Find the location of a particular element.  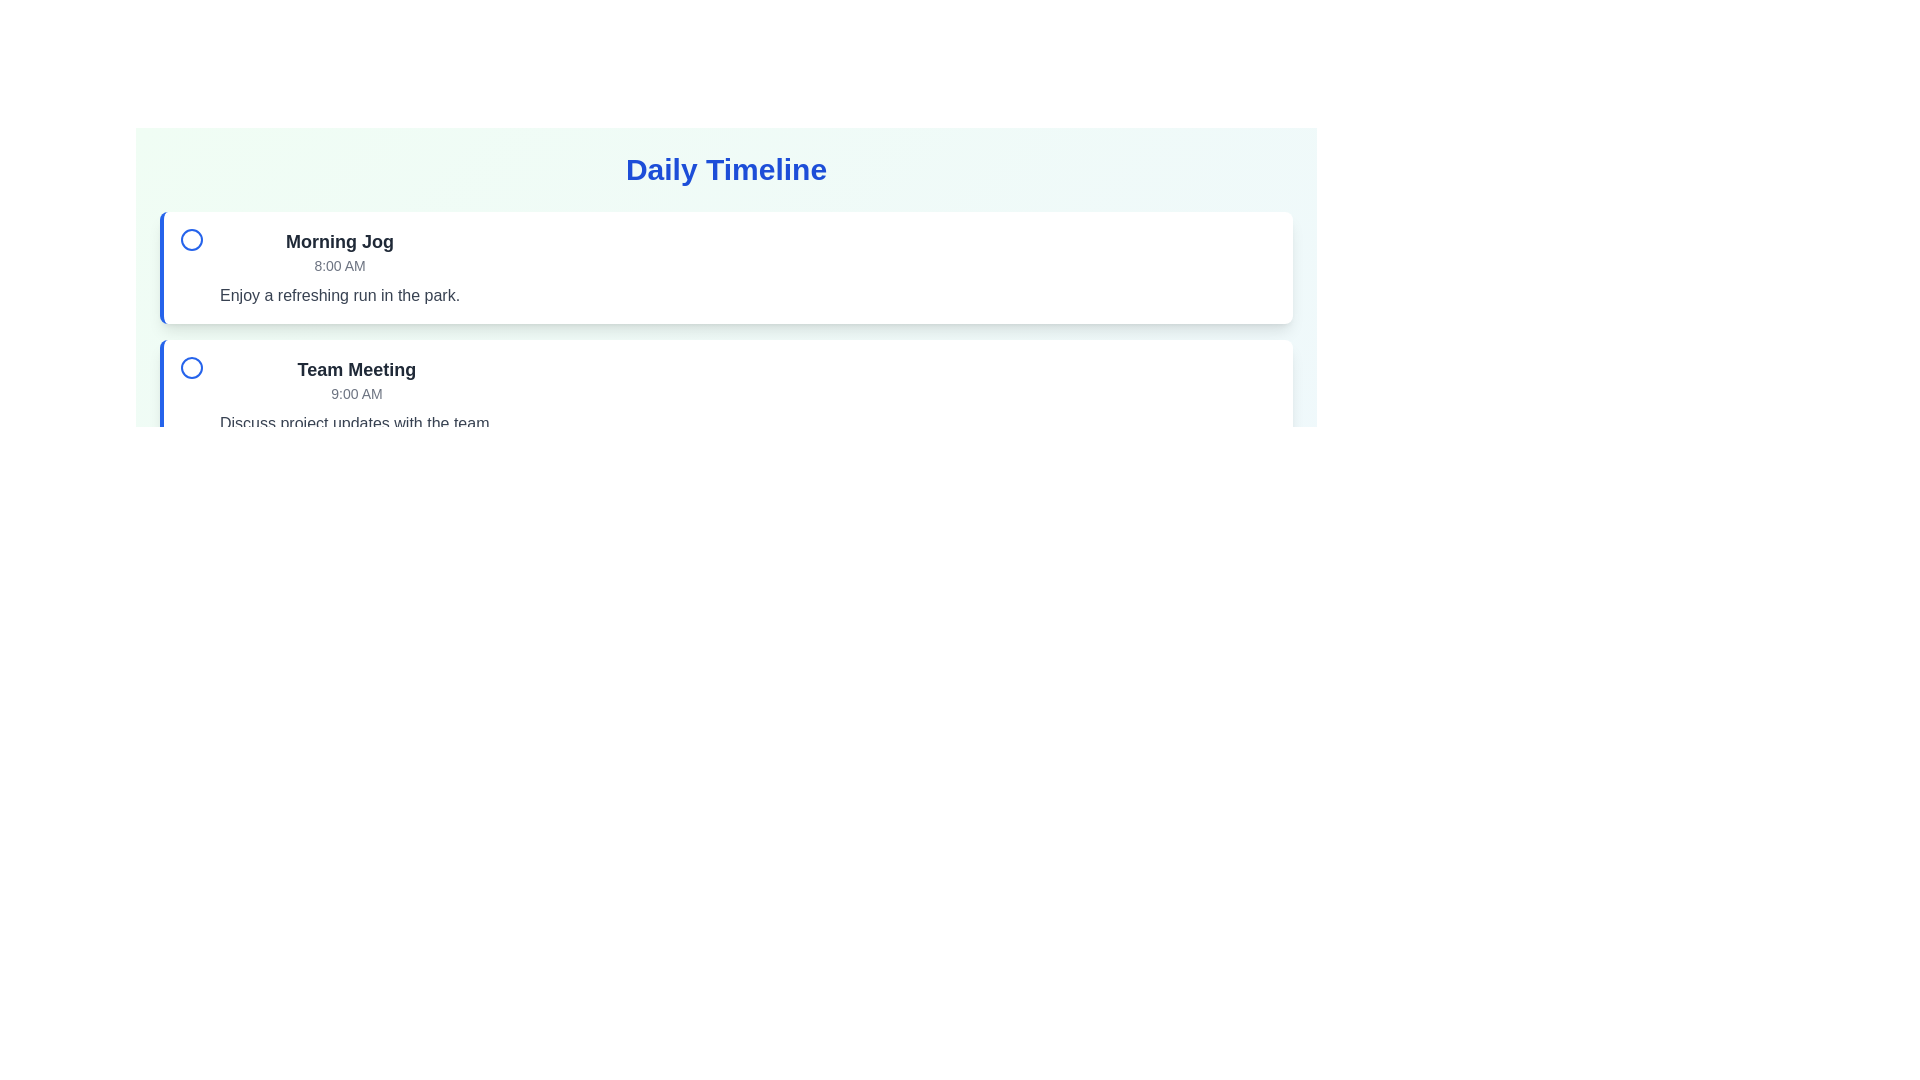

the blue circular icon with a white fill and blue border, located in the top-left corner of the 'Morning Jog' card is located at coordinates (192, 238).